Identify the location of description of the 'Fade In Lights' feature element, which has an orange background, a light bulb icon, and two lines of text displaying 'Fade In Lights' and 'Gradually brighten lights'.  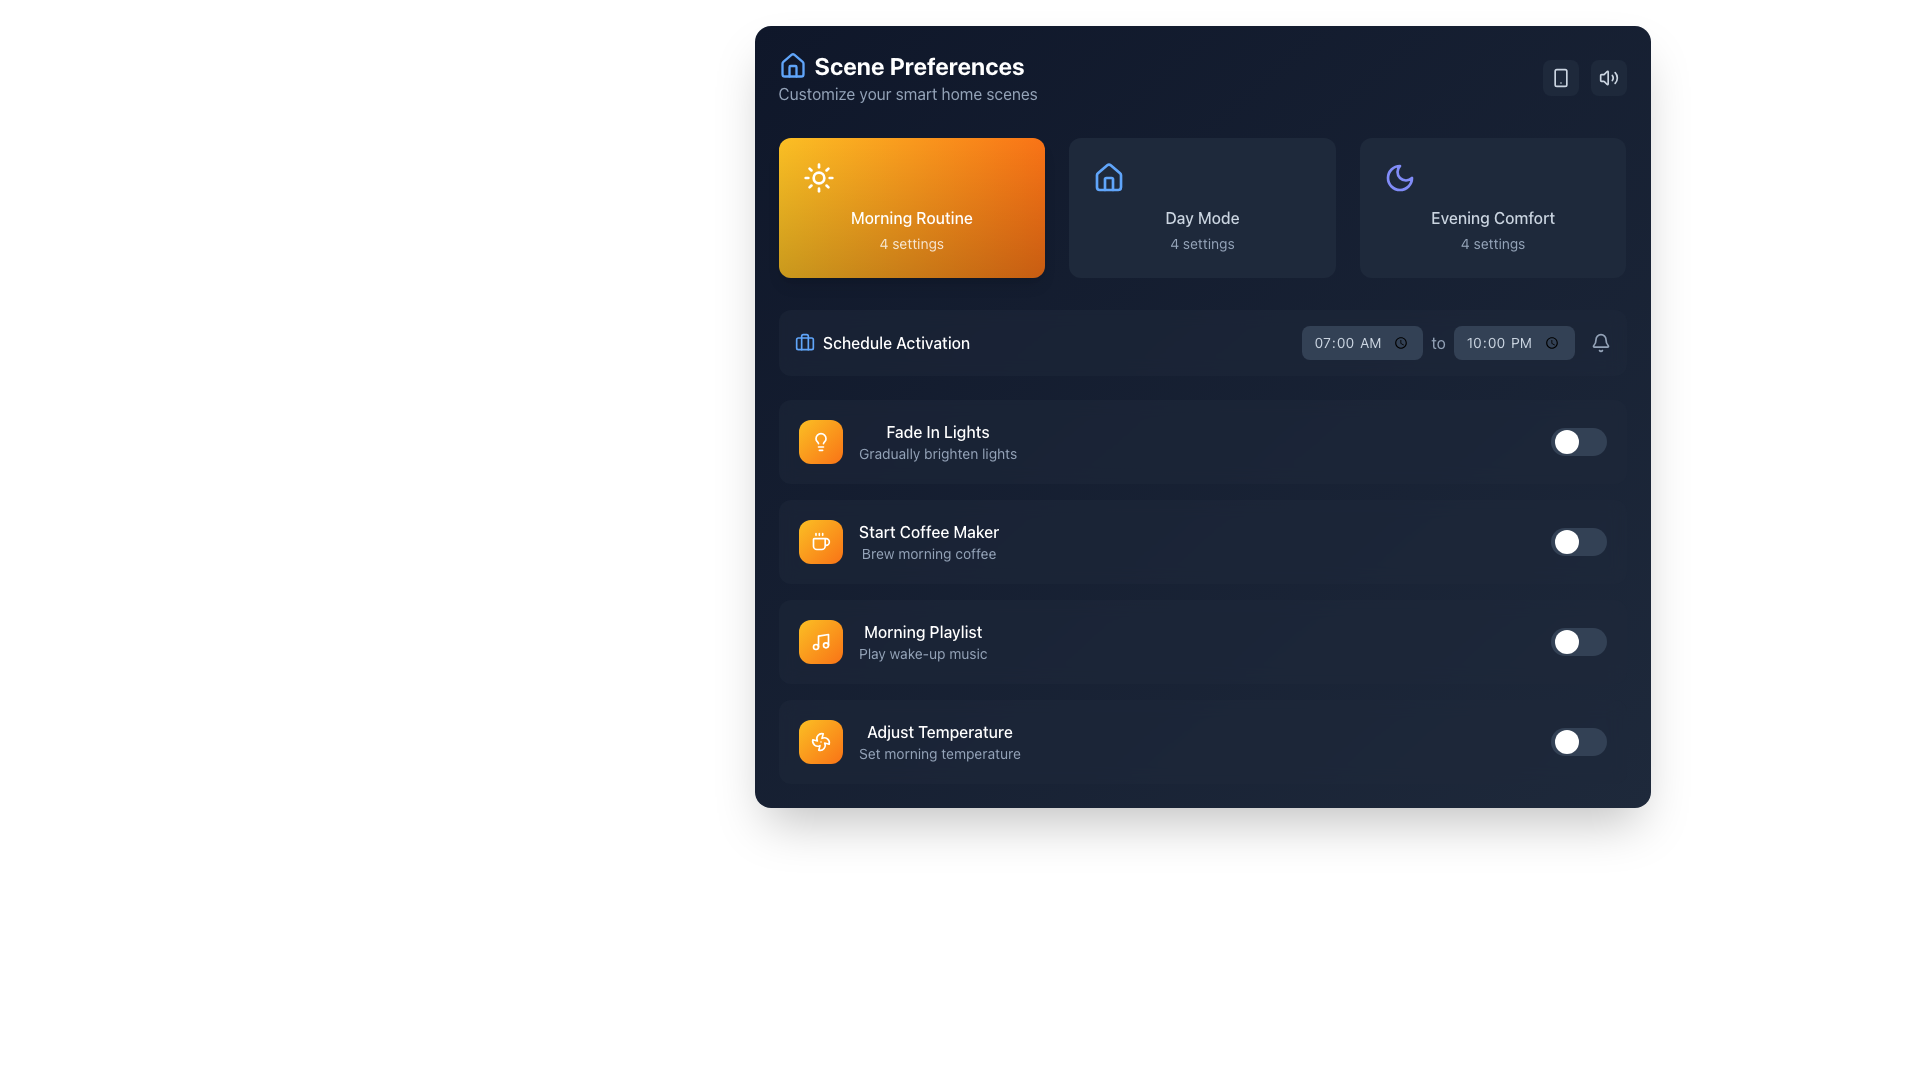
(906, 441).